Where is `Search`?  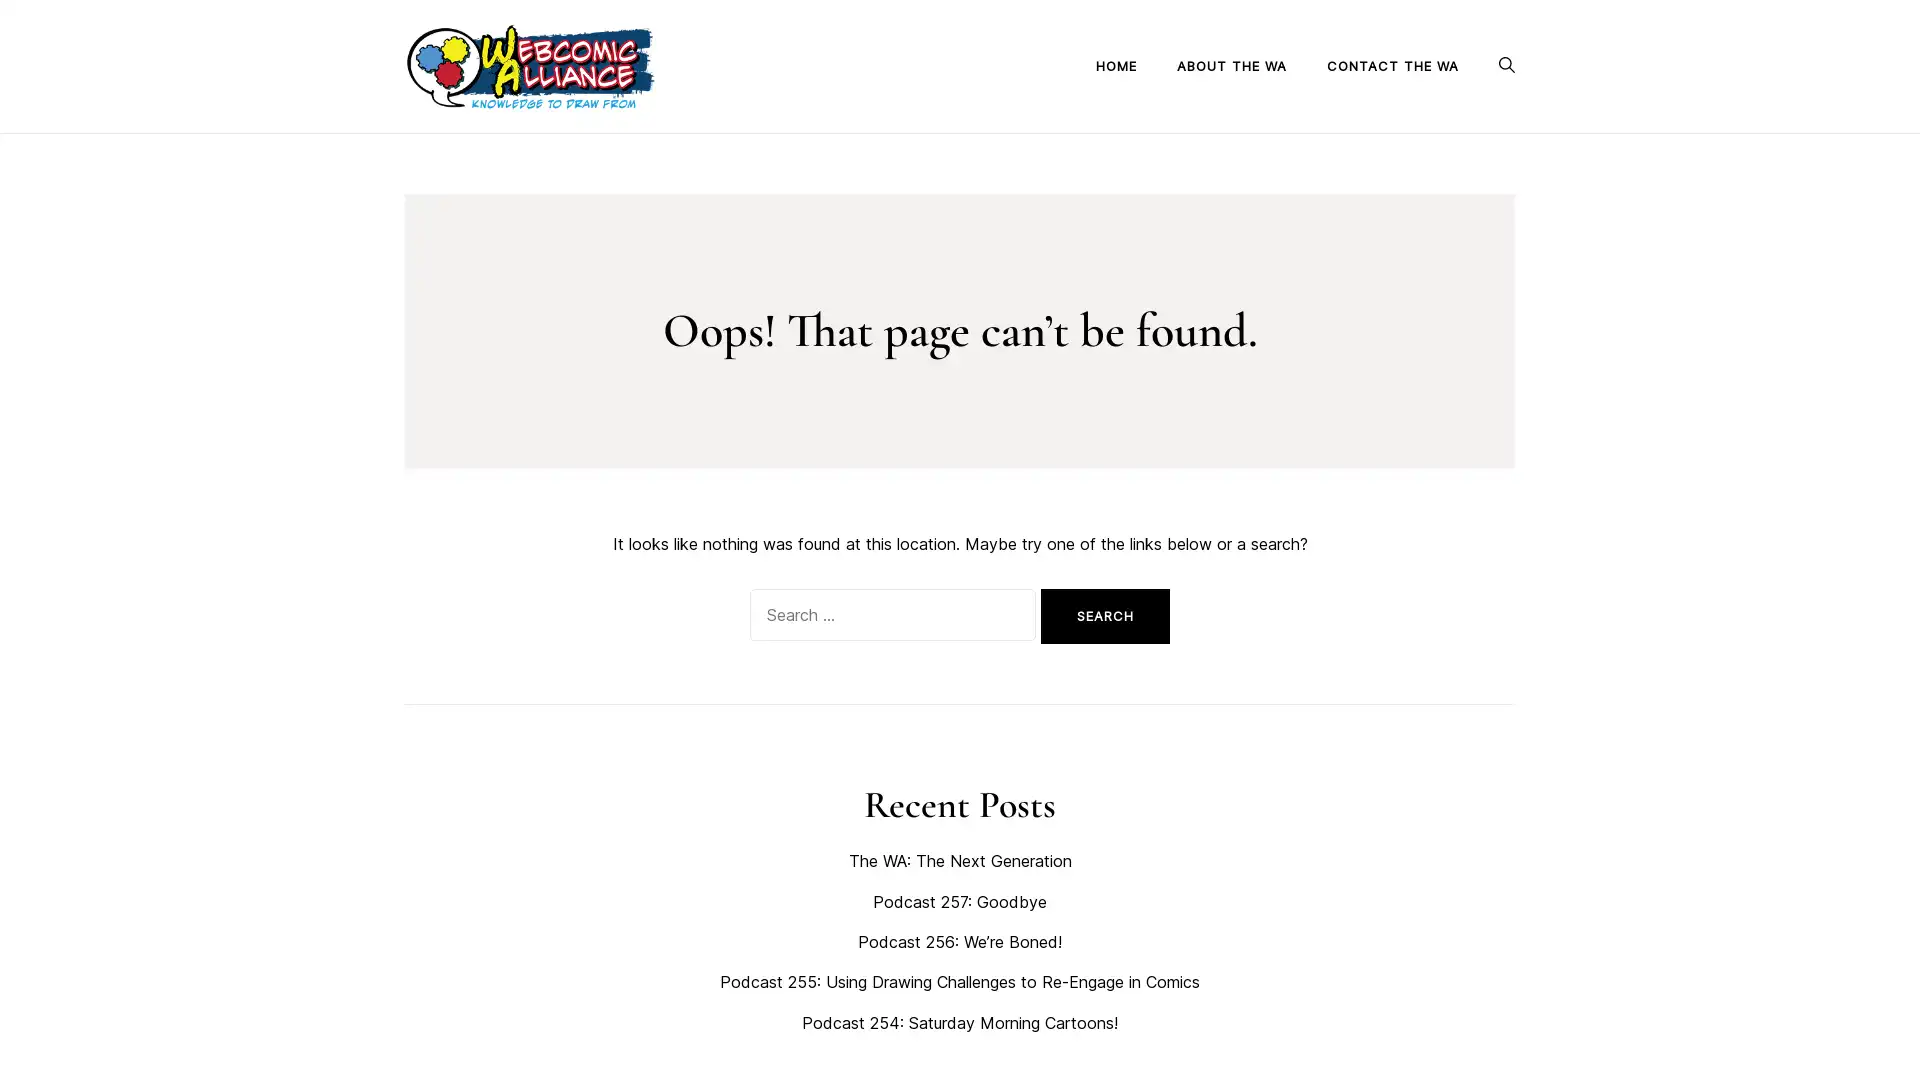
Search is located at coordinates (1104, 615).